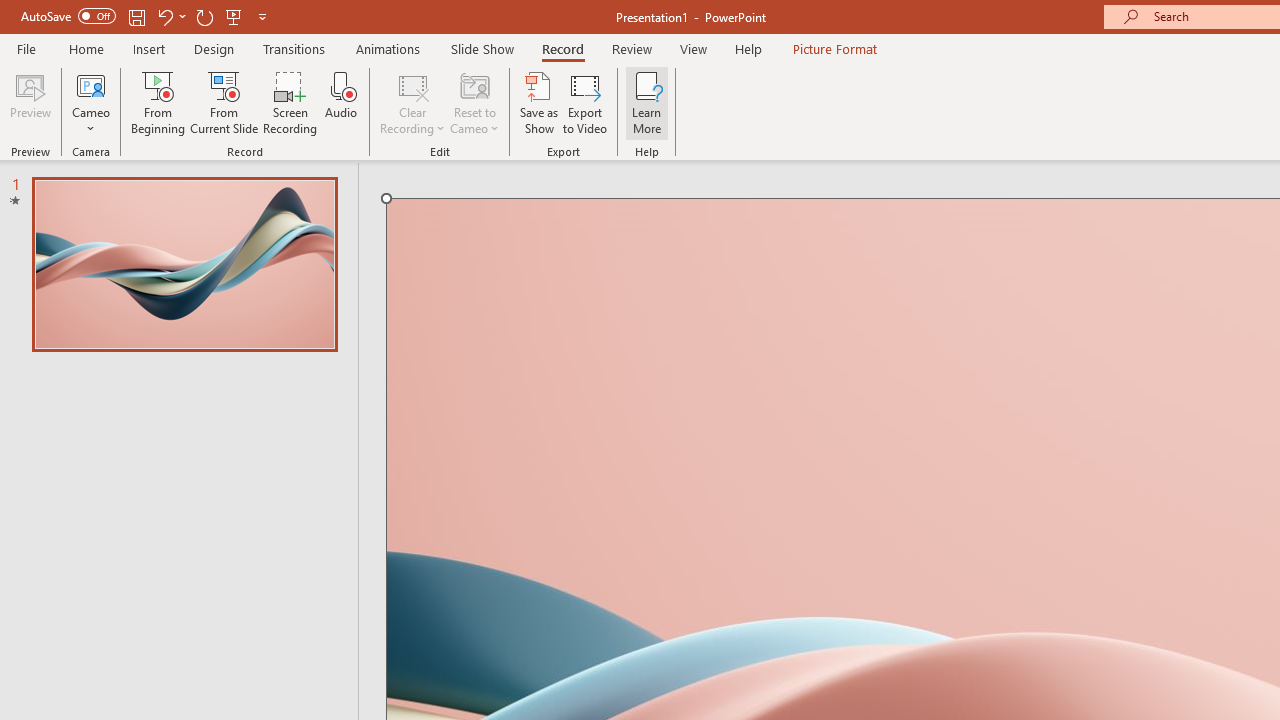 The height and width of the screenshot is (720, 1280). Describe the element at coordinates (388, 48) in the screenshot. I see `'Animations'` at that location.